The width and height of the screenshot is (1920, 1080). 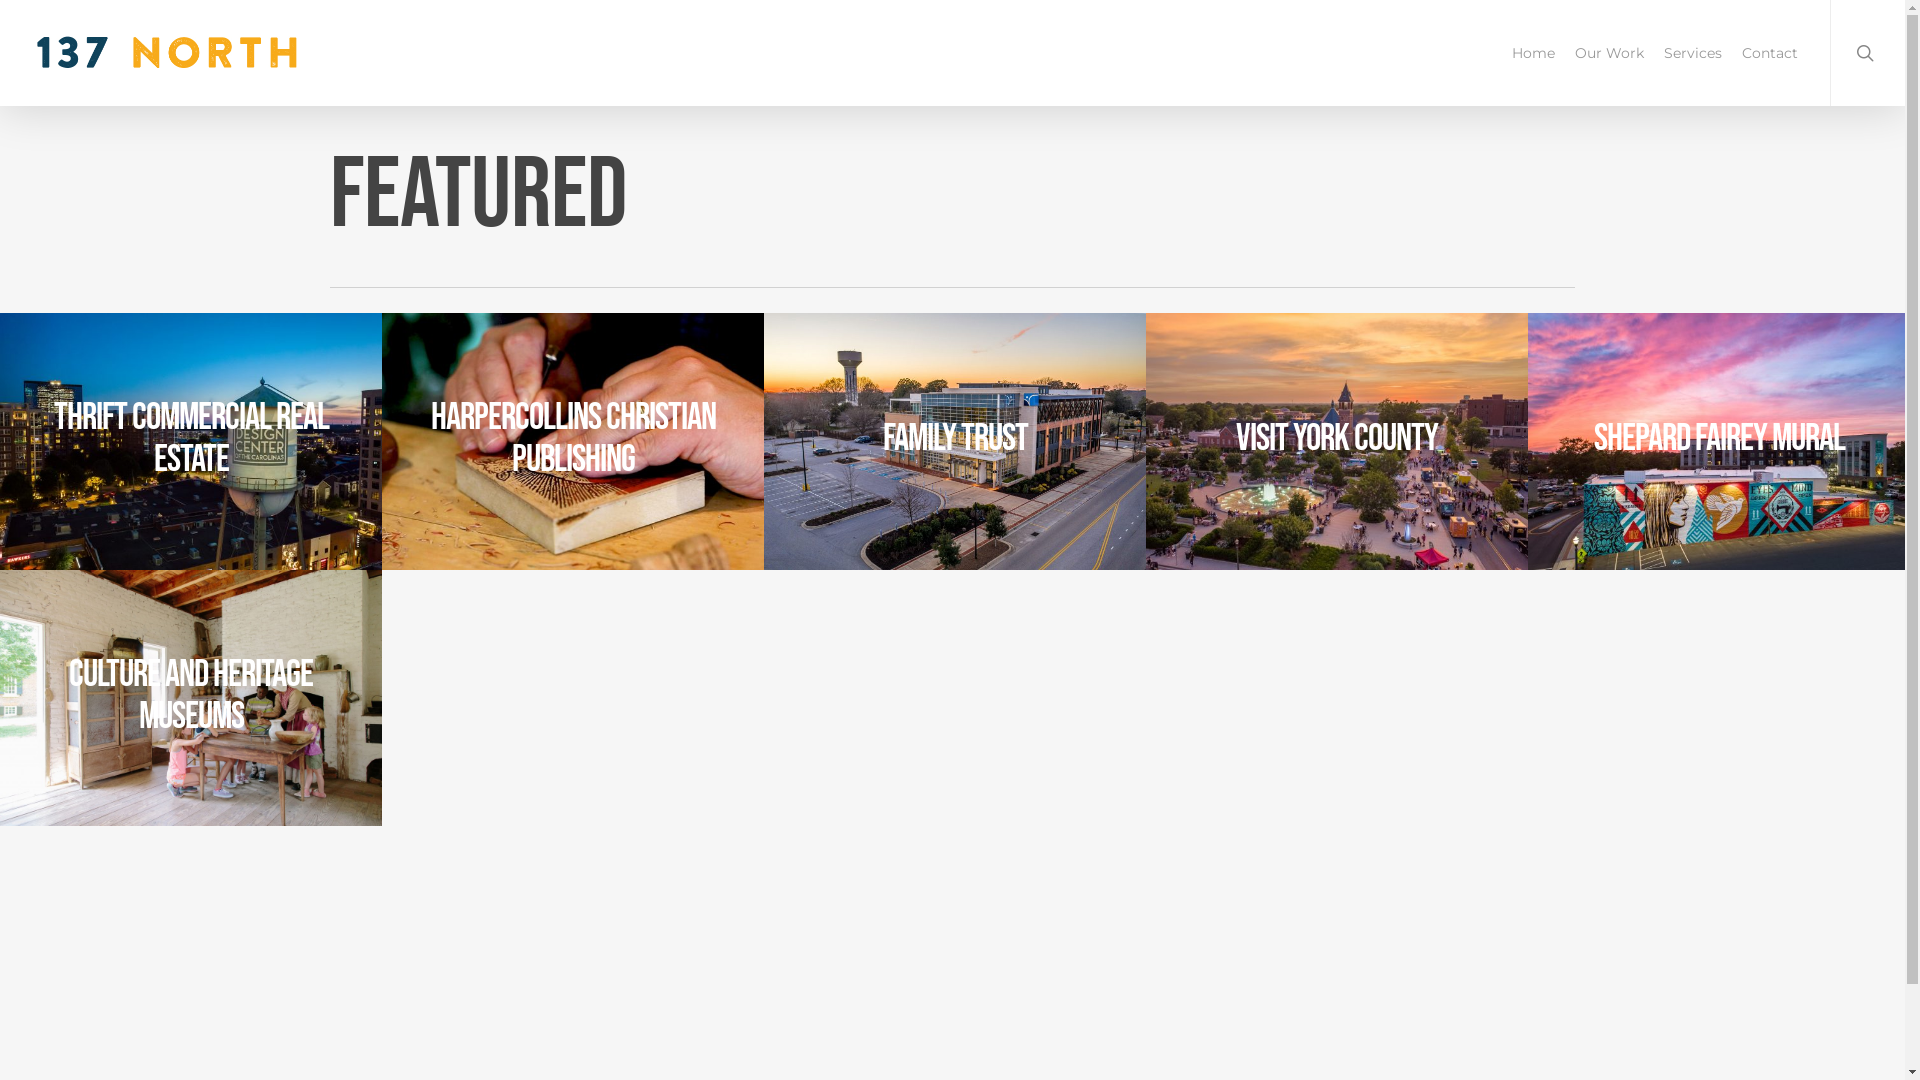 I want to click on 'Our Work', so click(x=1563, y=52).